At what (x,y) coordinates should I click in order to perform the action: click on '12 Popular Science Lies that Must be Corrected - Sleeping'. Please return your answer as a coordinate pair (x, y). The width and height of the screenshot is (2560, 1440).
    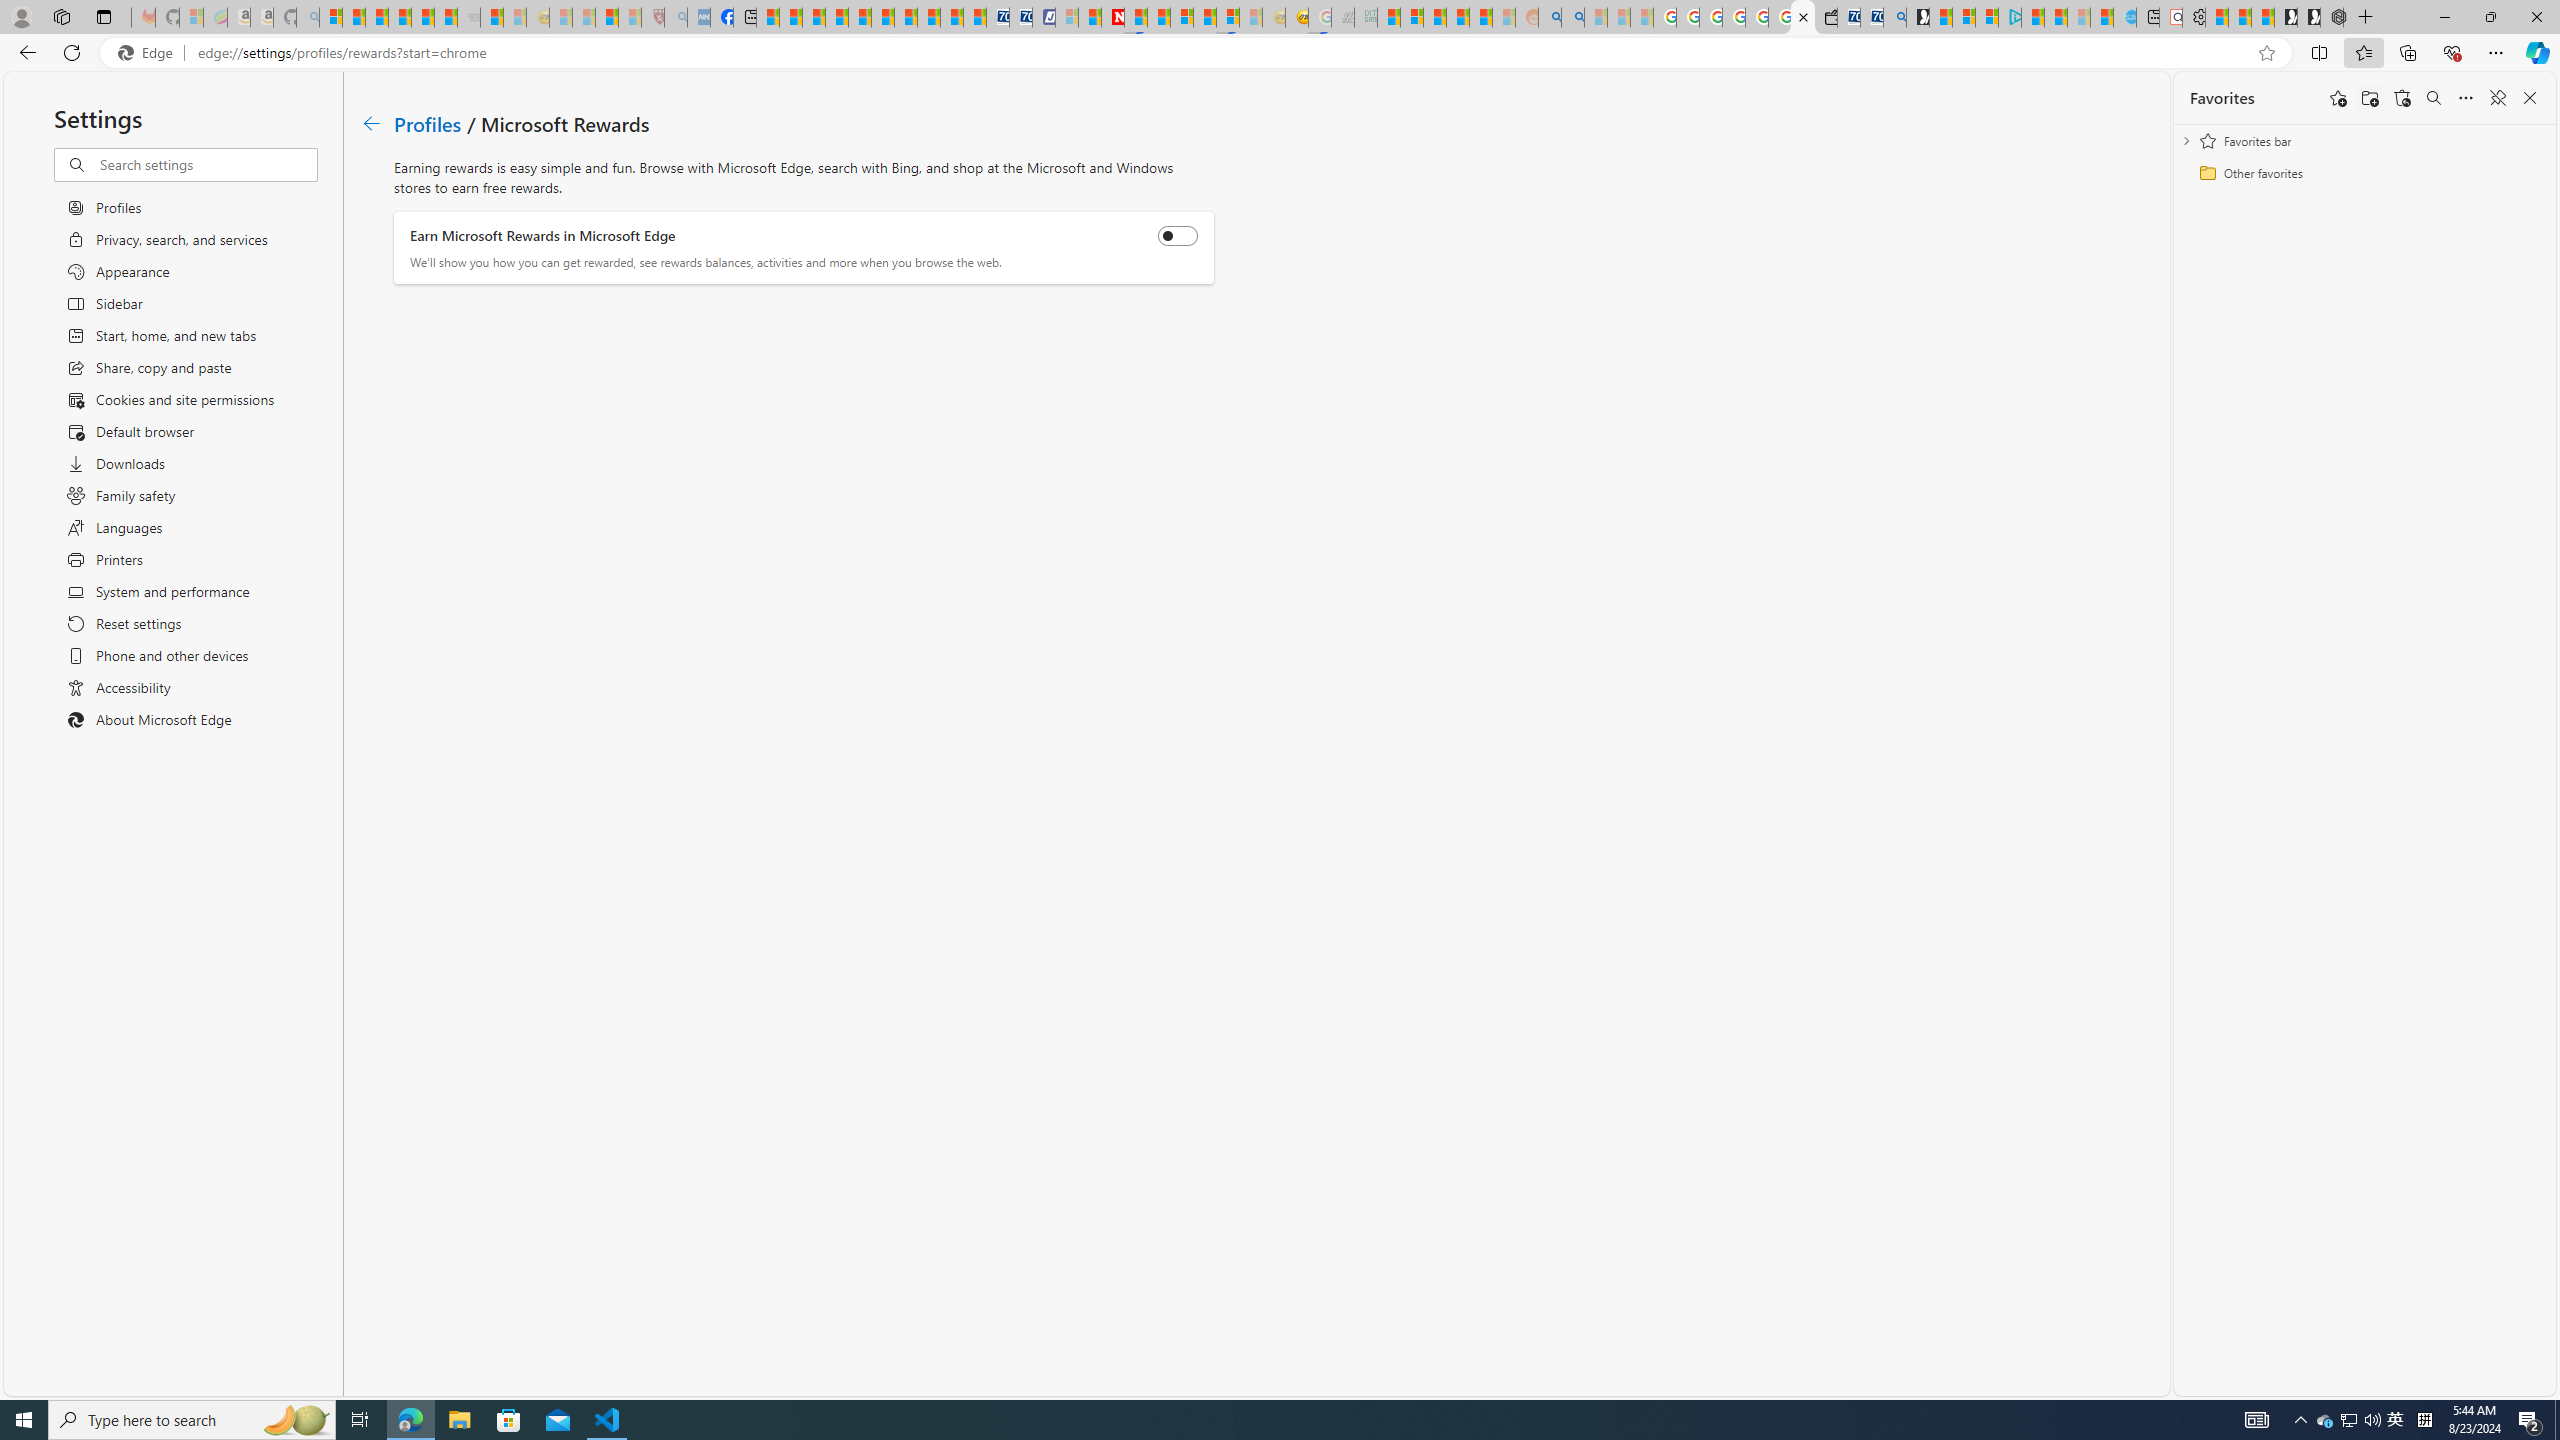
    Looking at the image, I should click on (628, 16).